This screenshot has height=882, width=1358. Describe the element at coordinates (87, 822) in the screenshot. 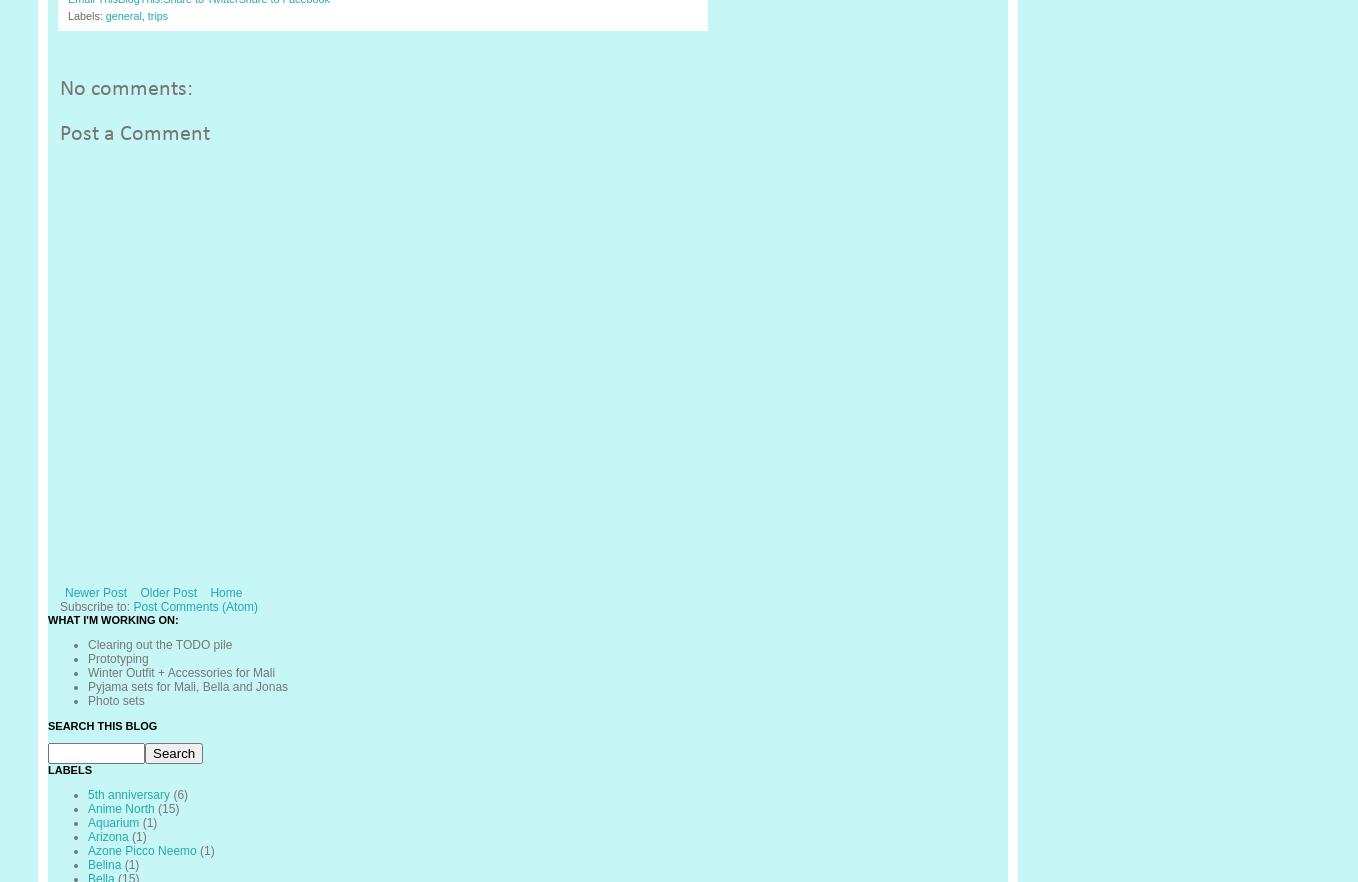

I see `'Aquarium'` at that location.